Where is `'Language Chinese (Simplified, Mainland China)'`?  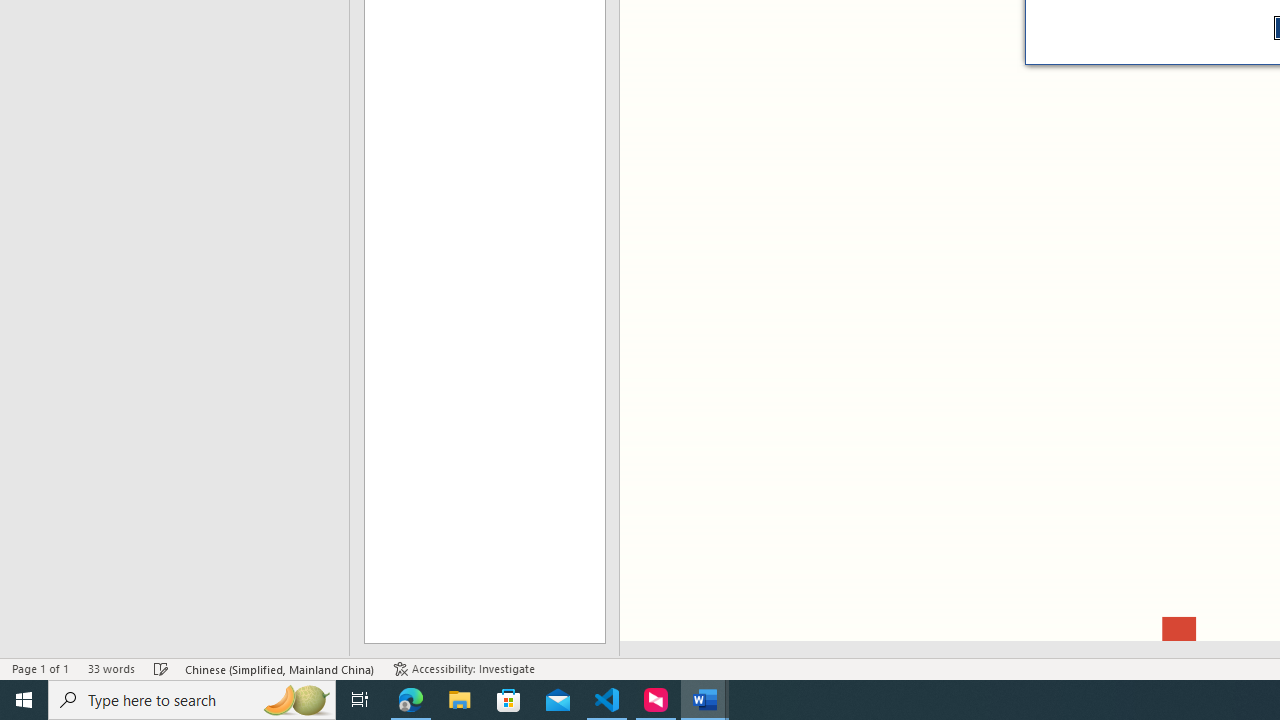 'Language Chinese (Simplified, Mainland China)' is located at coordinates (279, 669).